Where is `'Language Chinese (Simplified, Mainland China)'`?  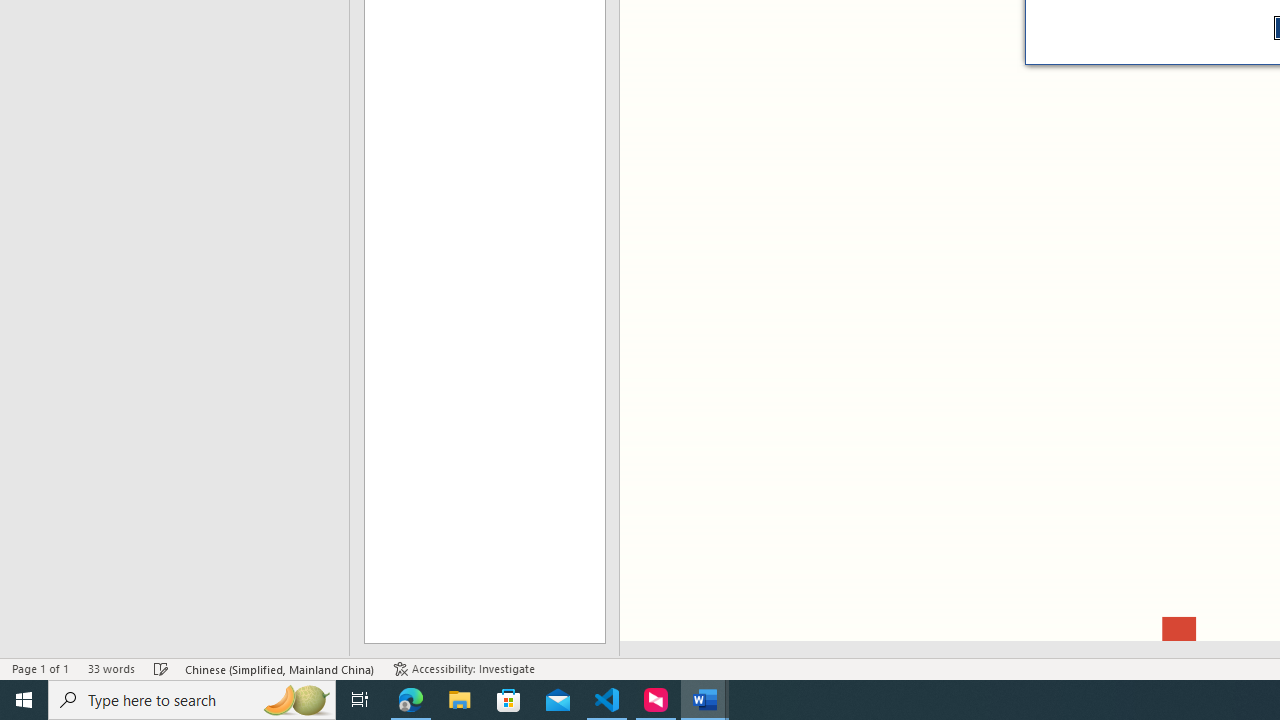 'Language Chinese (Simplified, Mainland China)' is located at coordinates (279, 669).